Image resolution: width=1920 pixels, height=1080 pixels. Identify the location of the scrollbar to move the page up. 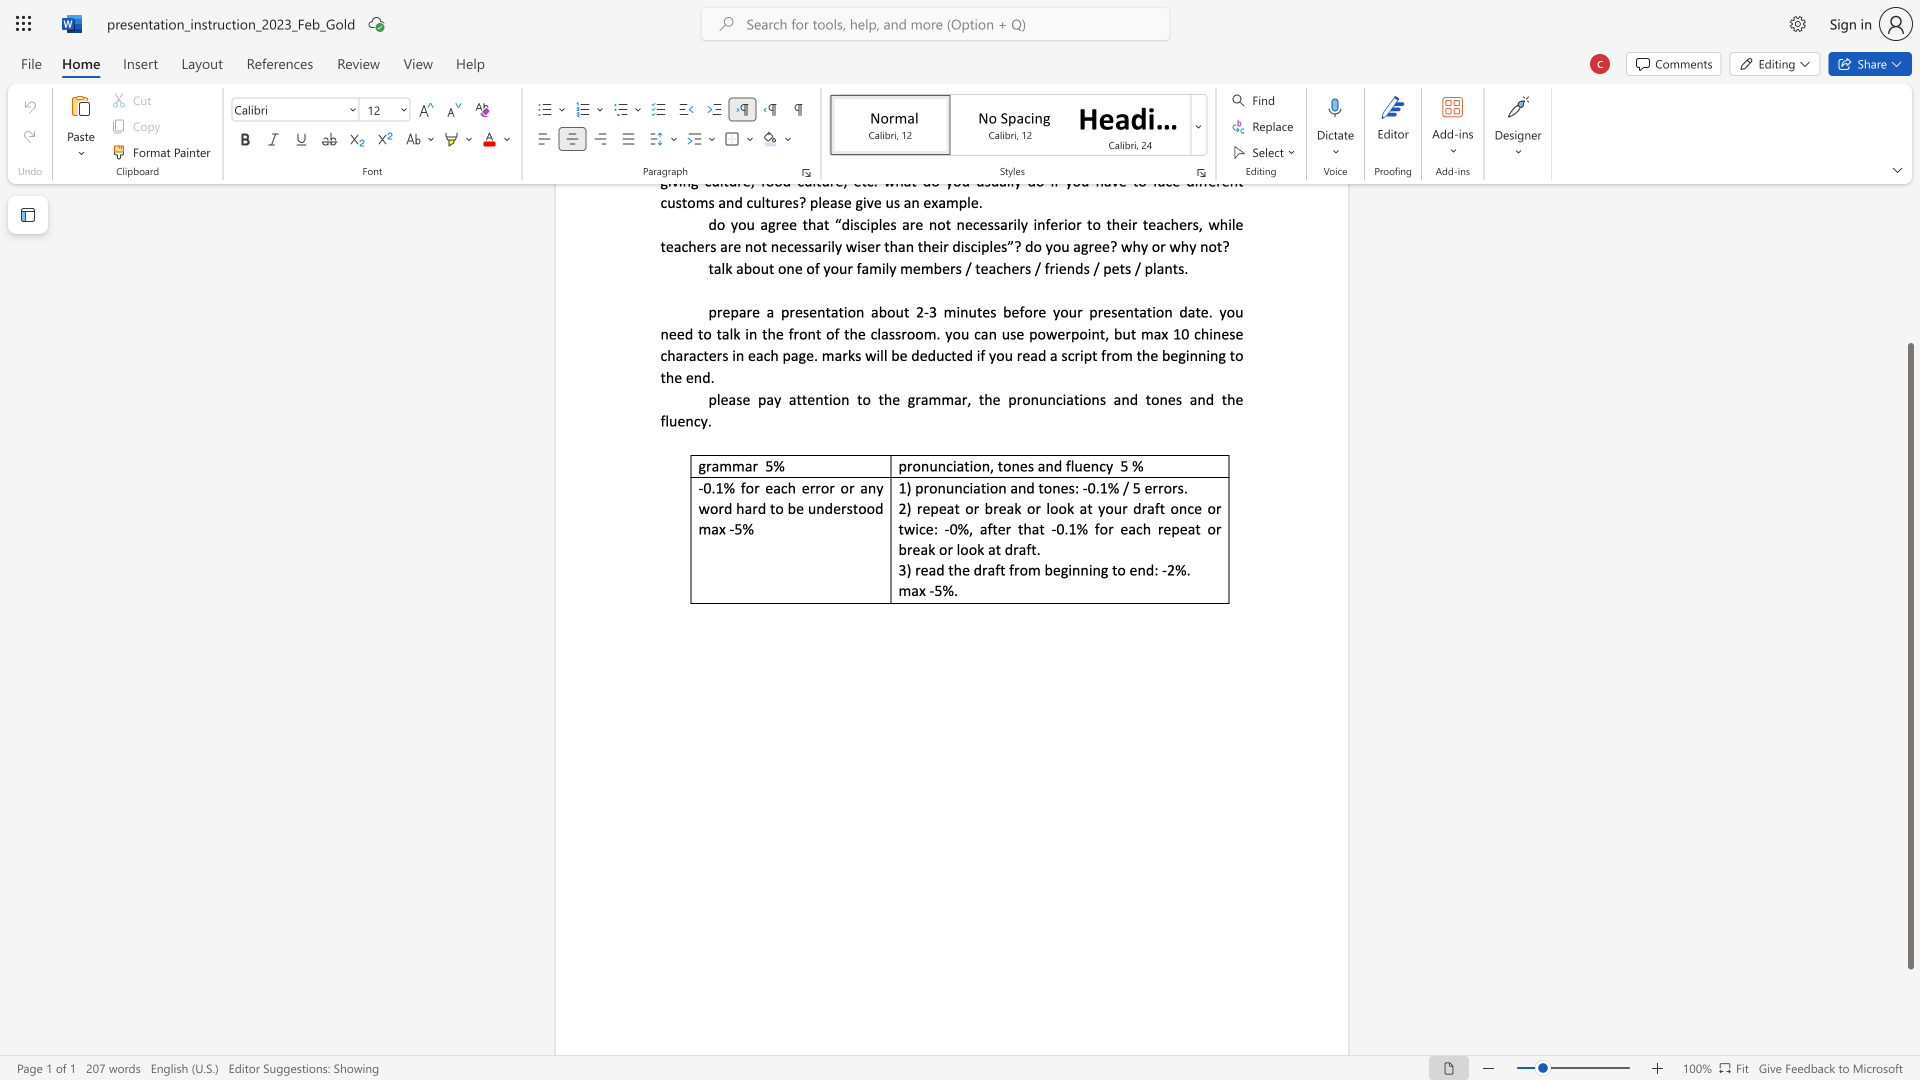
(1909, 229).